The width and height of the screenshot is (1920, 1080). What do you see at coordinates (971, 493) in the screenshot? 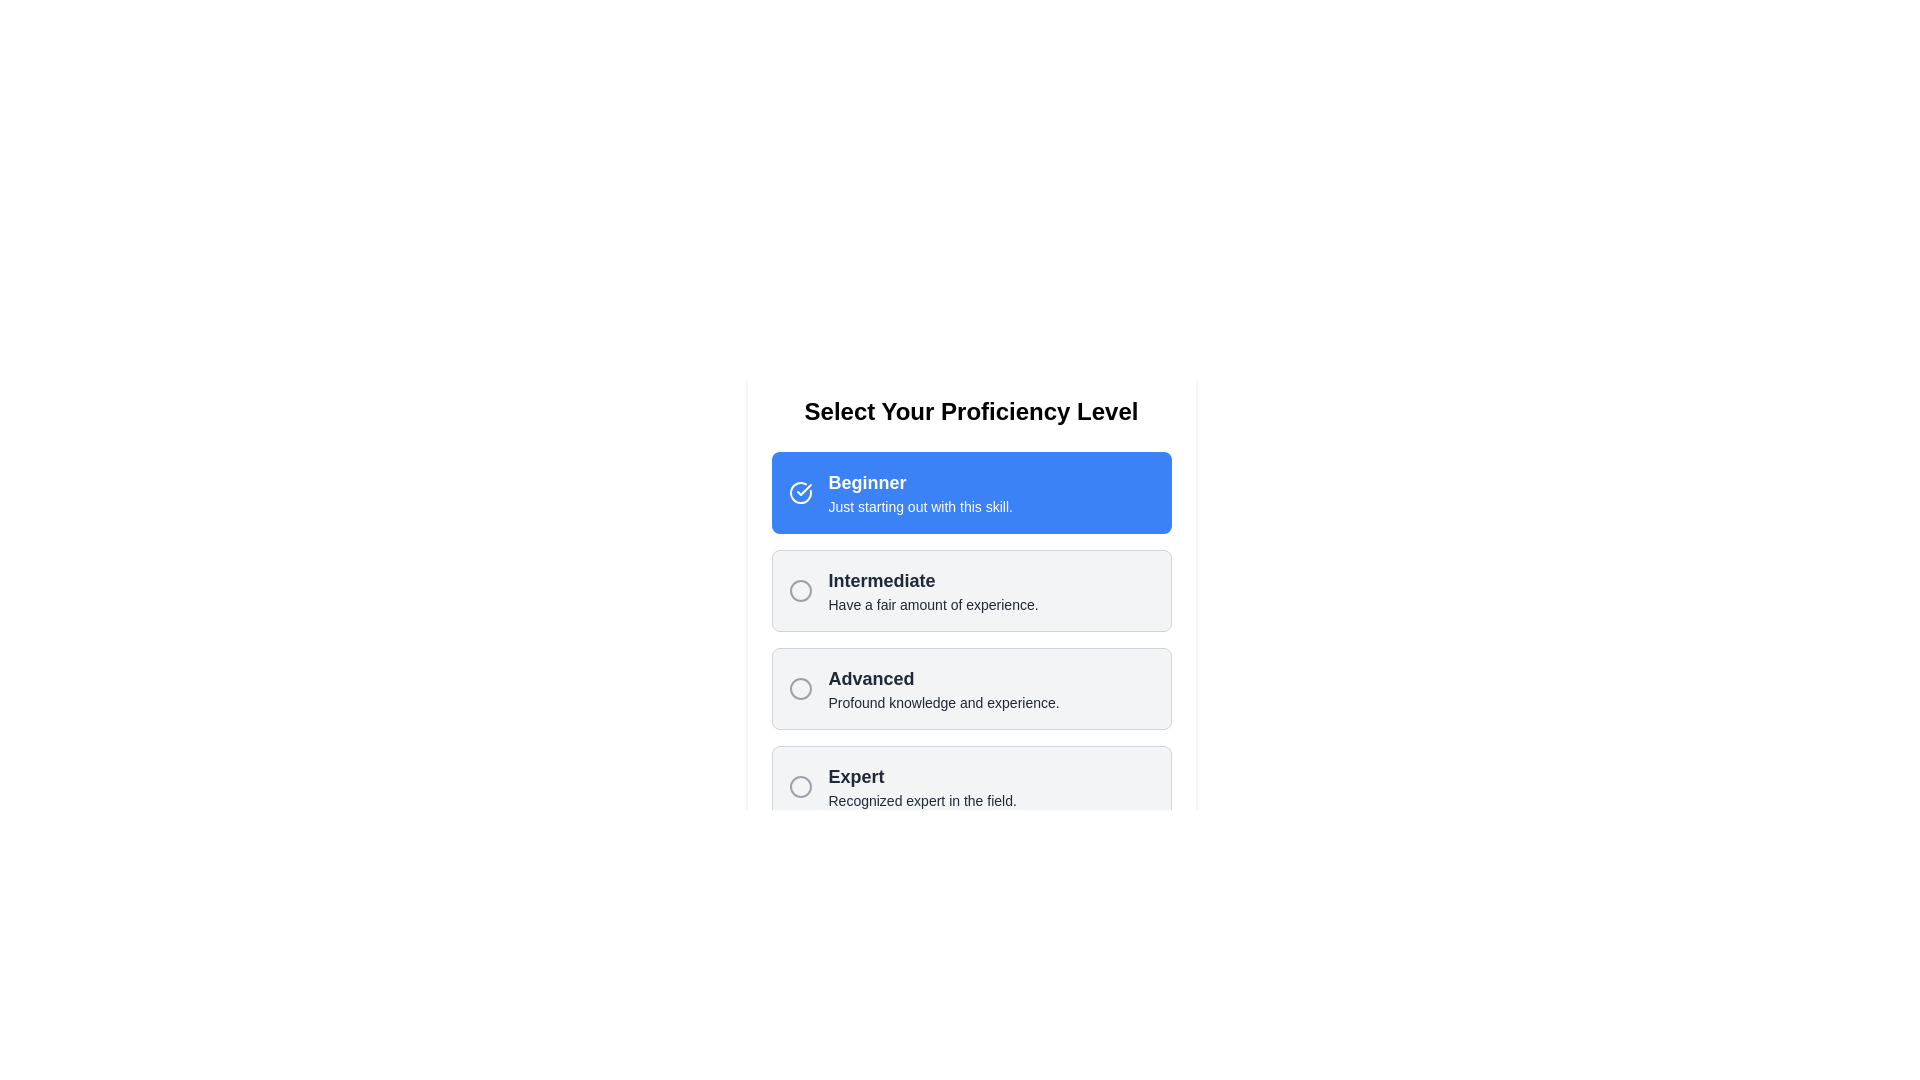
I see `the blue rectangular button with rounded corners labeled 'Beginner'` at bounding box center [971, 493].